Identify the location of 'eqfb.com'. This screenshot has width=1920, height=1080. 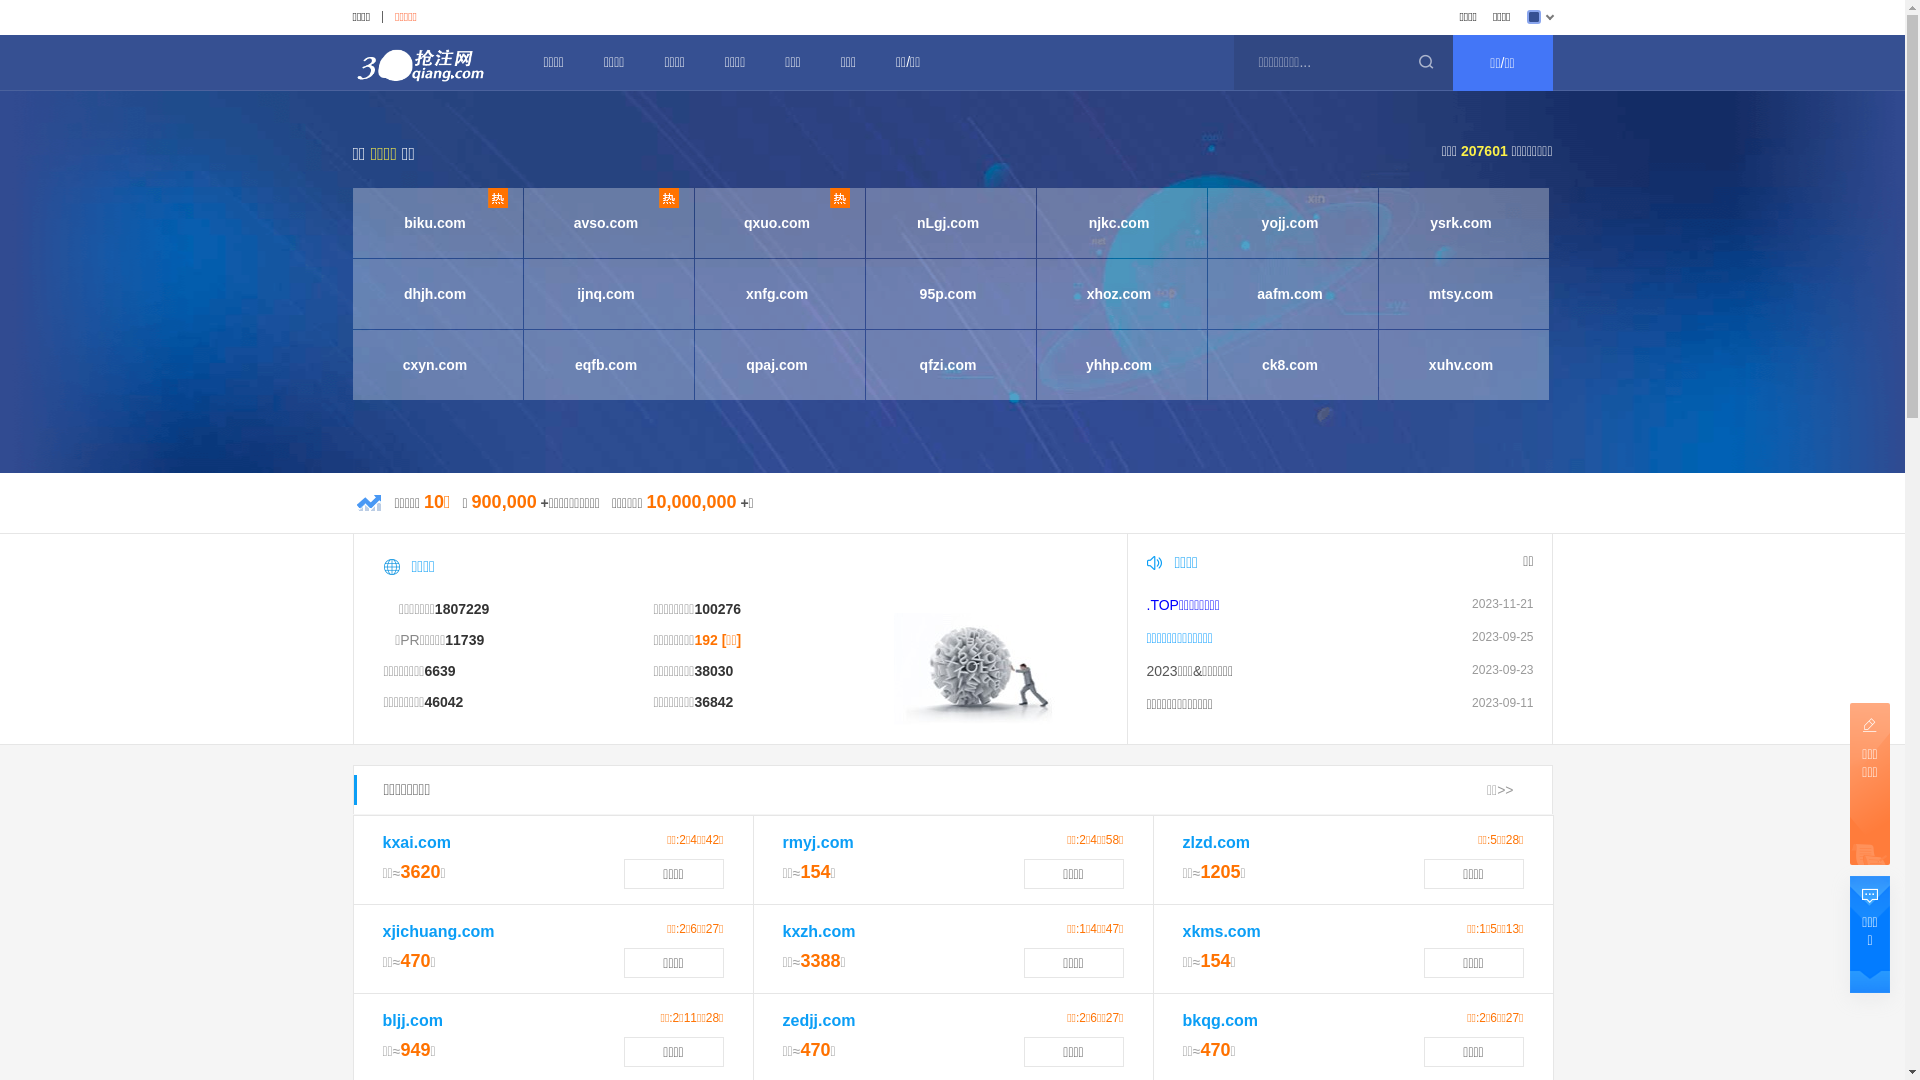
(605, 365).